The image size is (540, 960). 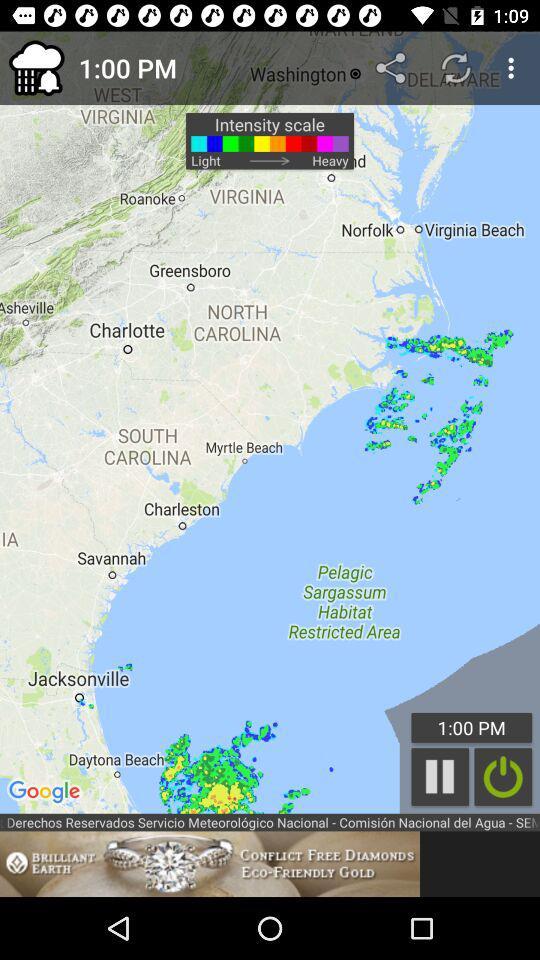 What do you see at coordinates (502, 776) in the screenshot?
I see `the item below the 1:00 pm` at bounding box center [502, 776].